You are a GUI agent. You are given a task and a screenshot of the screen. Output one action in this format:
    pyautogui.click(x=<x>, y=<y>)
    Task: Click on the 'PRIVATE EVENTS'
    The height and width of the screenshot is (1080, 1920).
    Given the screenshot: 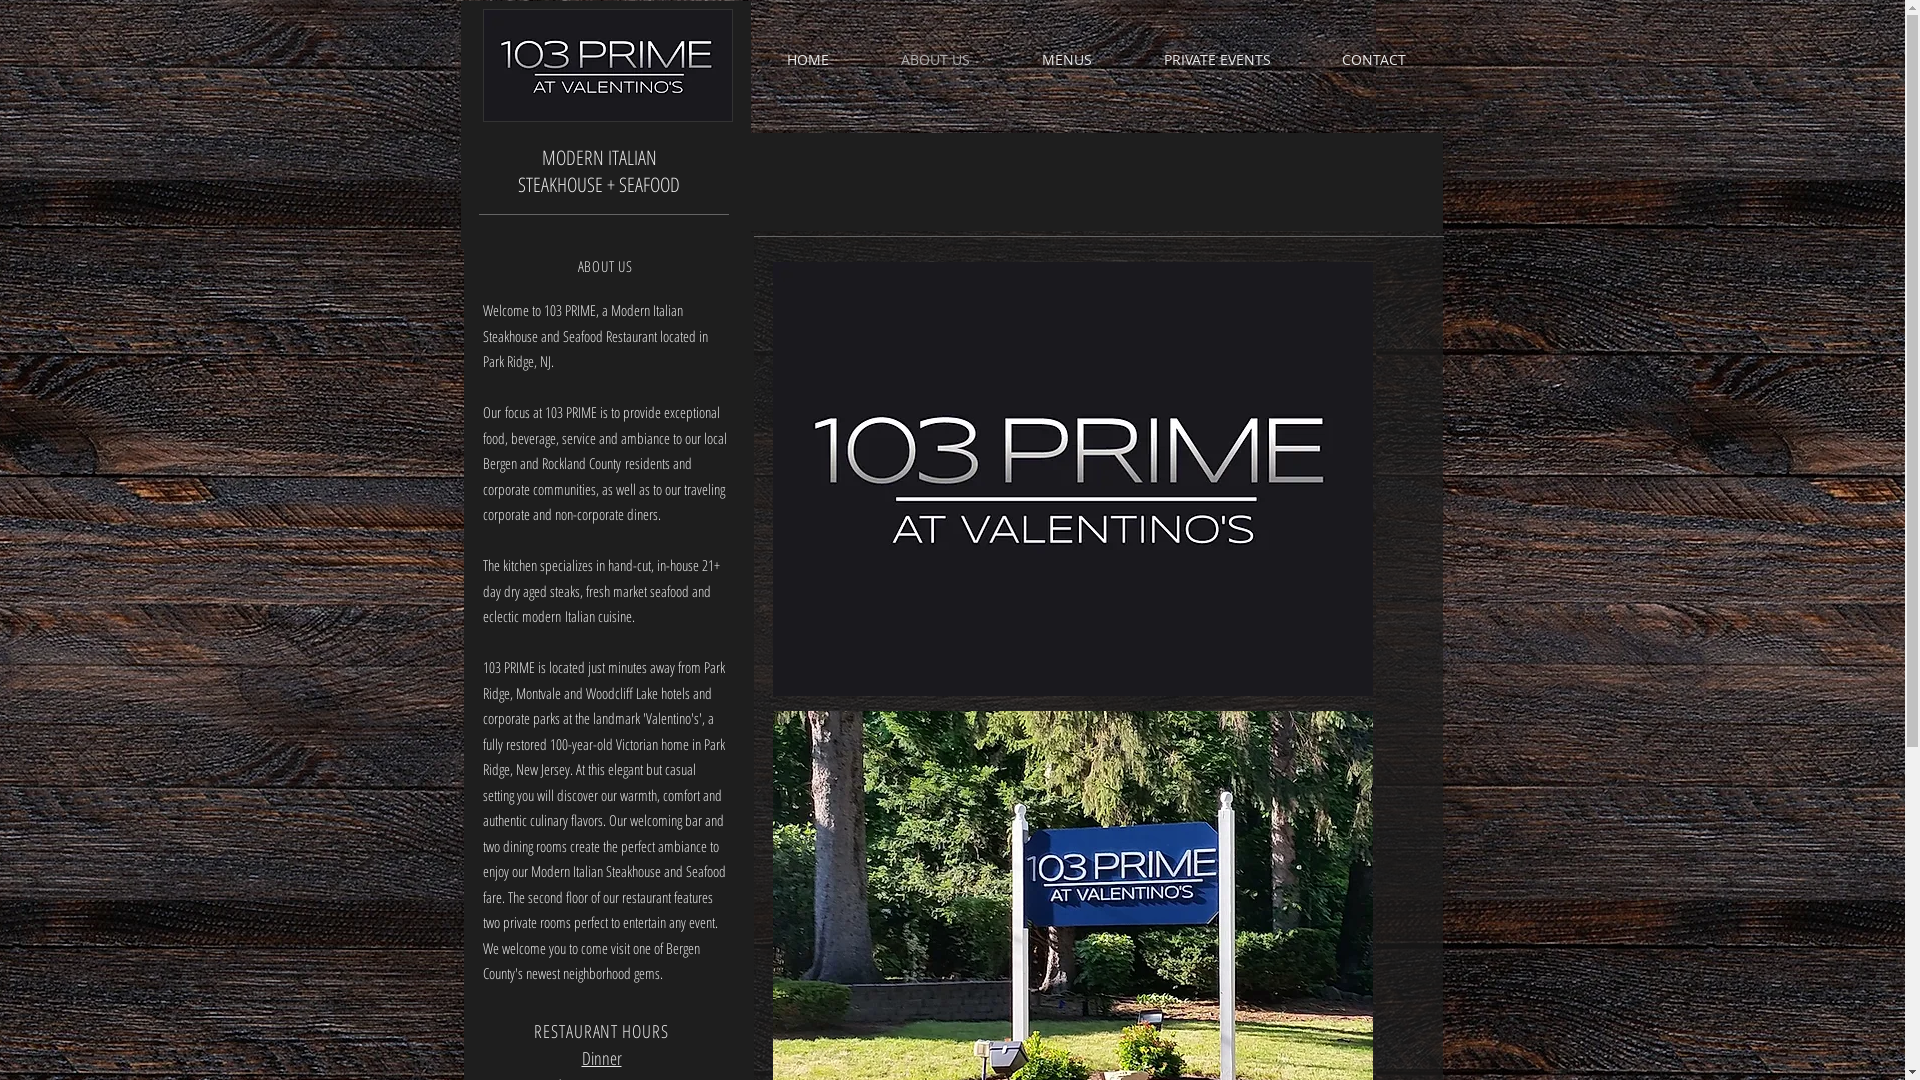 What is the action you would take?
    pyautogui.click(x=1216, y=59)
    